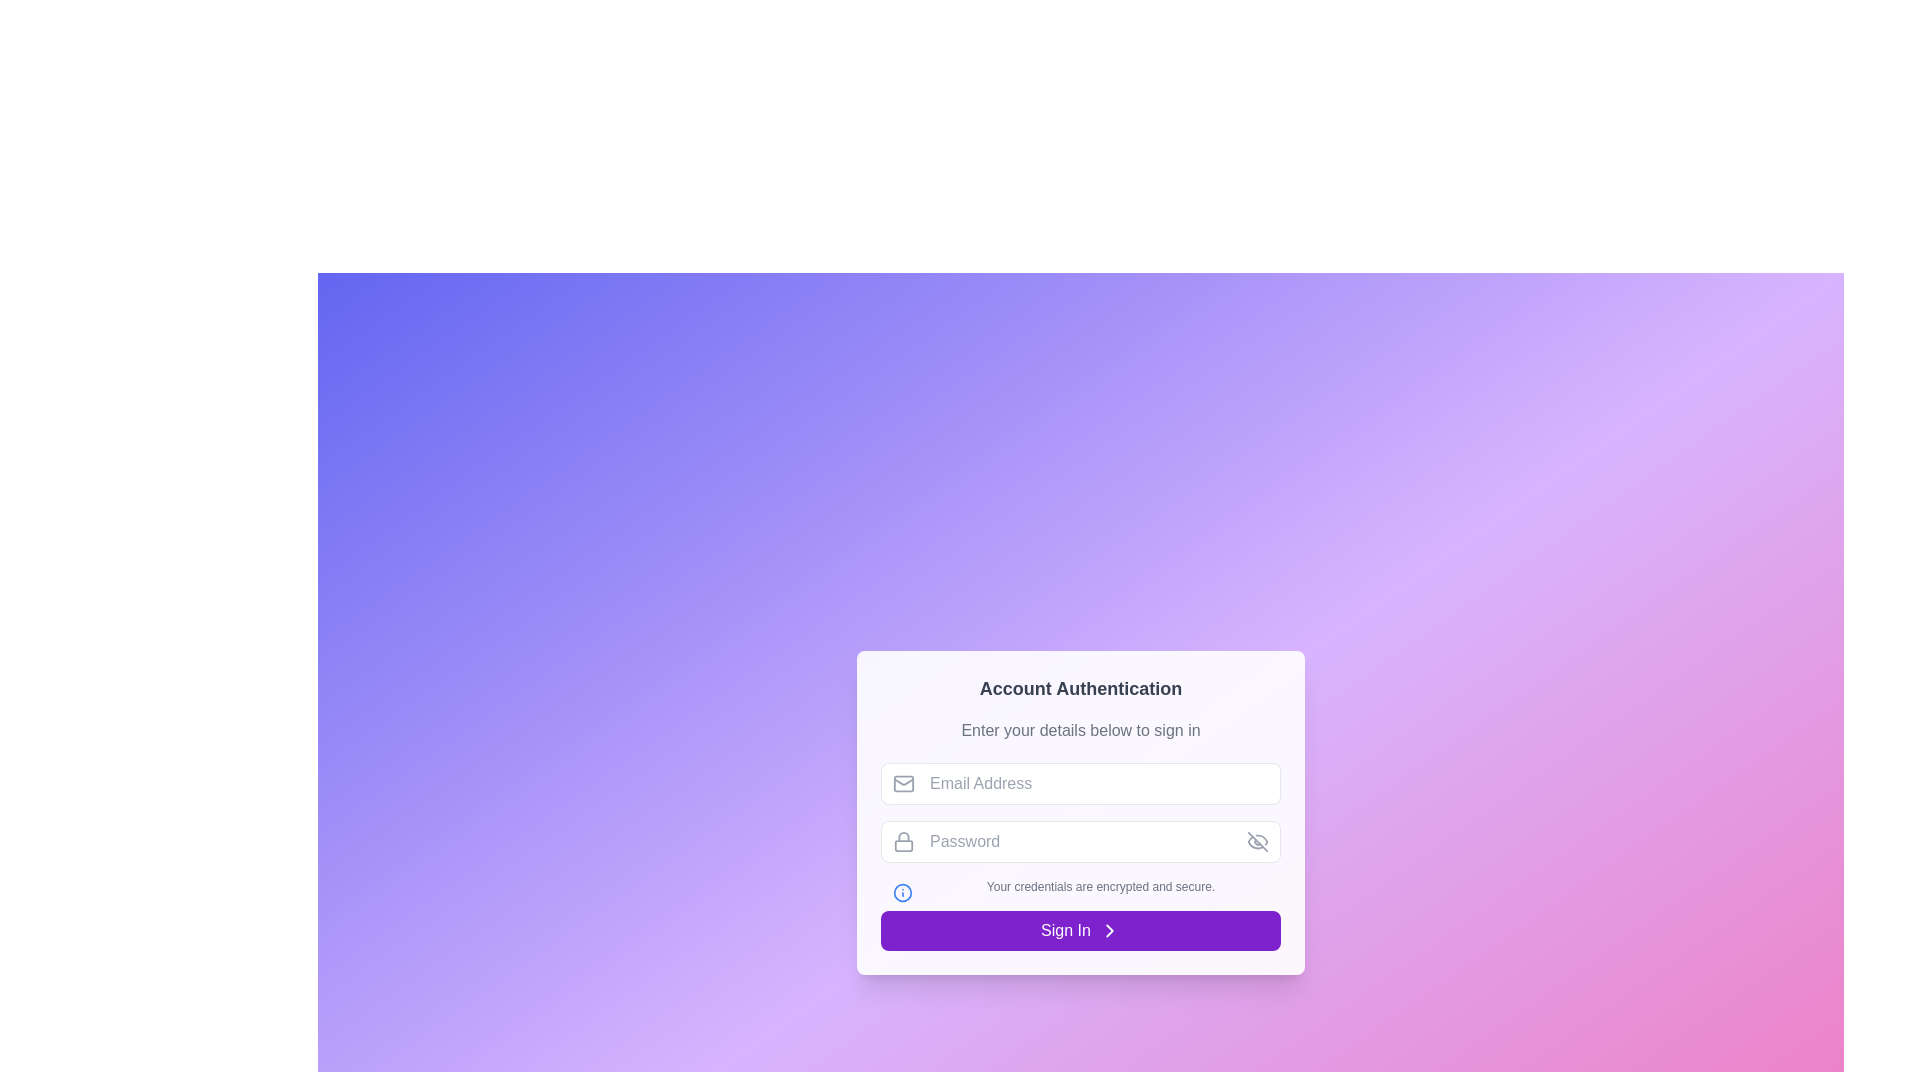 Image resolution: width=1920 pixels, height=1080 pixels. I want to click on the static text within the bottom purple button of the 'Account Authentication' card by tabbing, so click(1064, 930).